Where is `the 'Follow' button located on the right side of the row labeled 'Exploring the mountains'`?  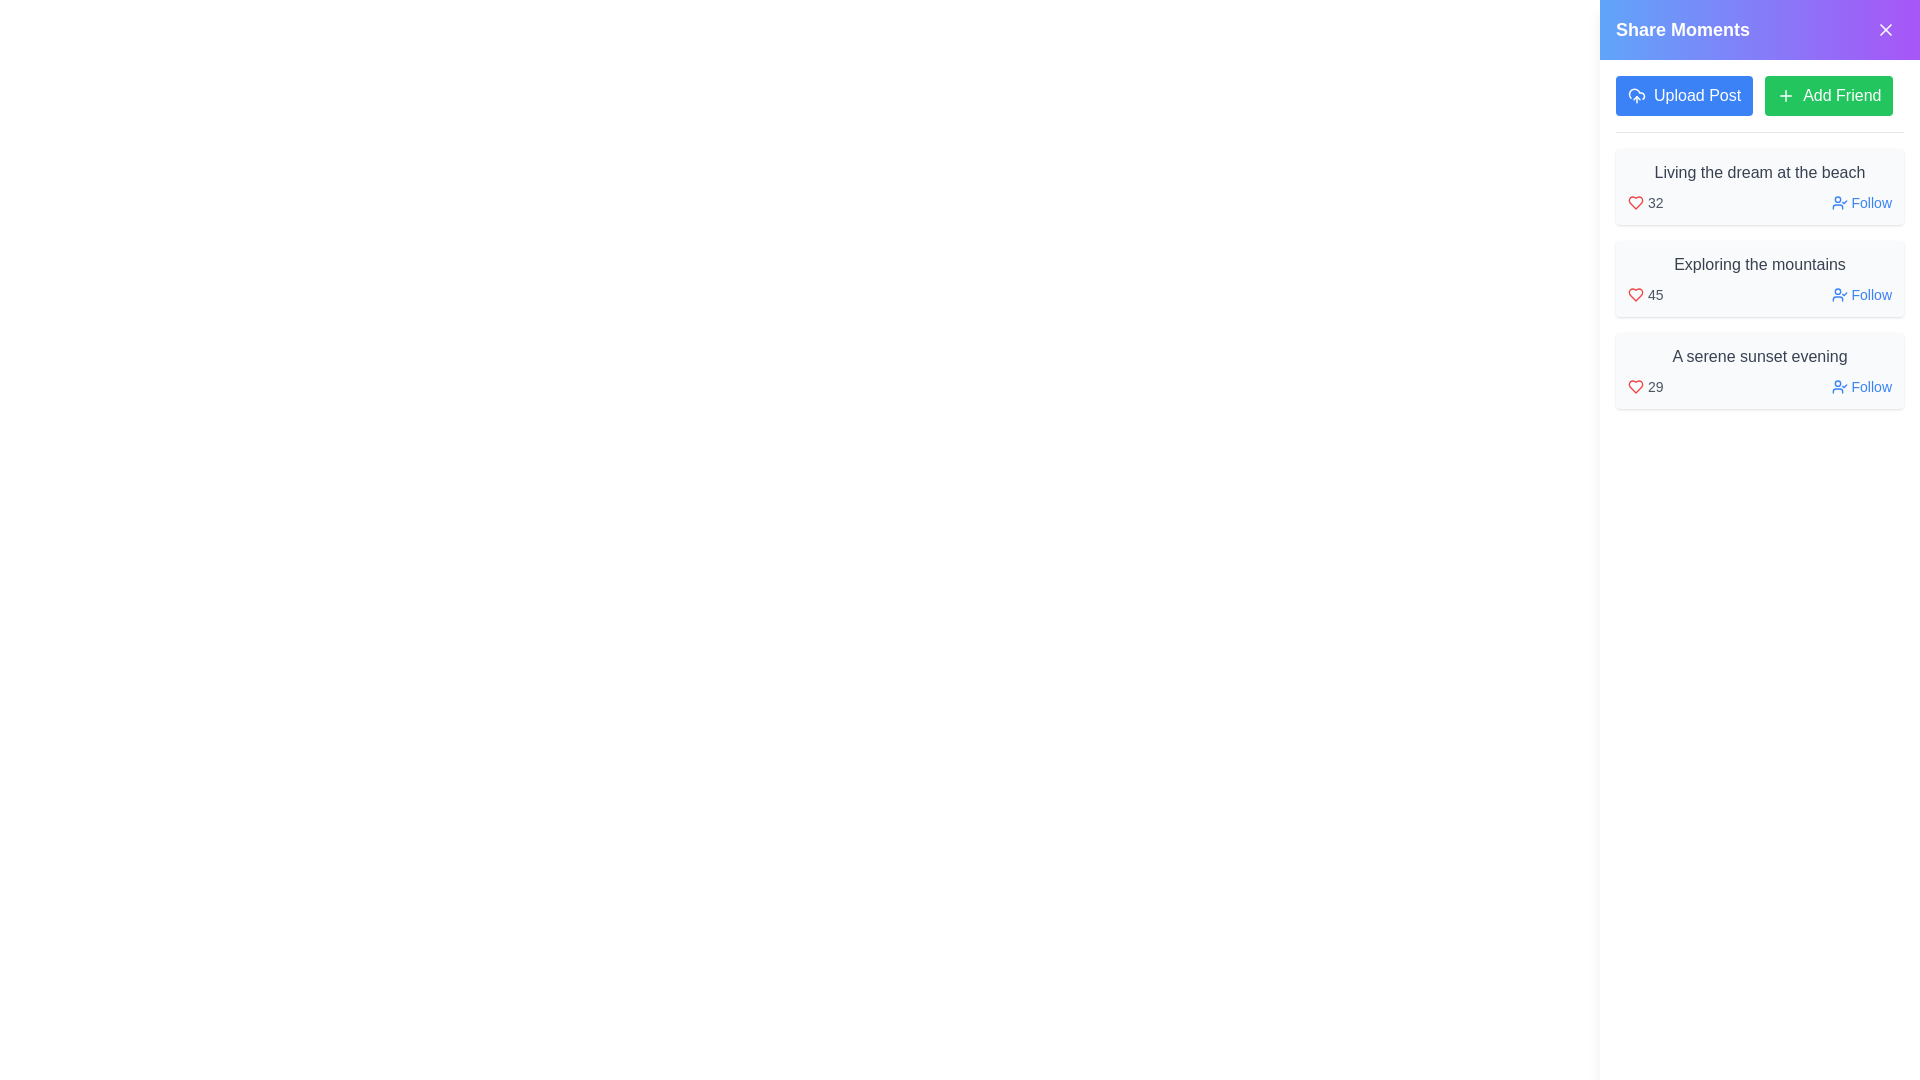
the 'Follow' button located on the right side of the row labeled 'Exploring the mountains' is located at coordinates (1860, 294).